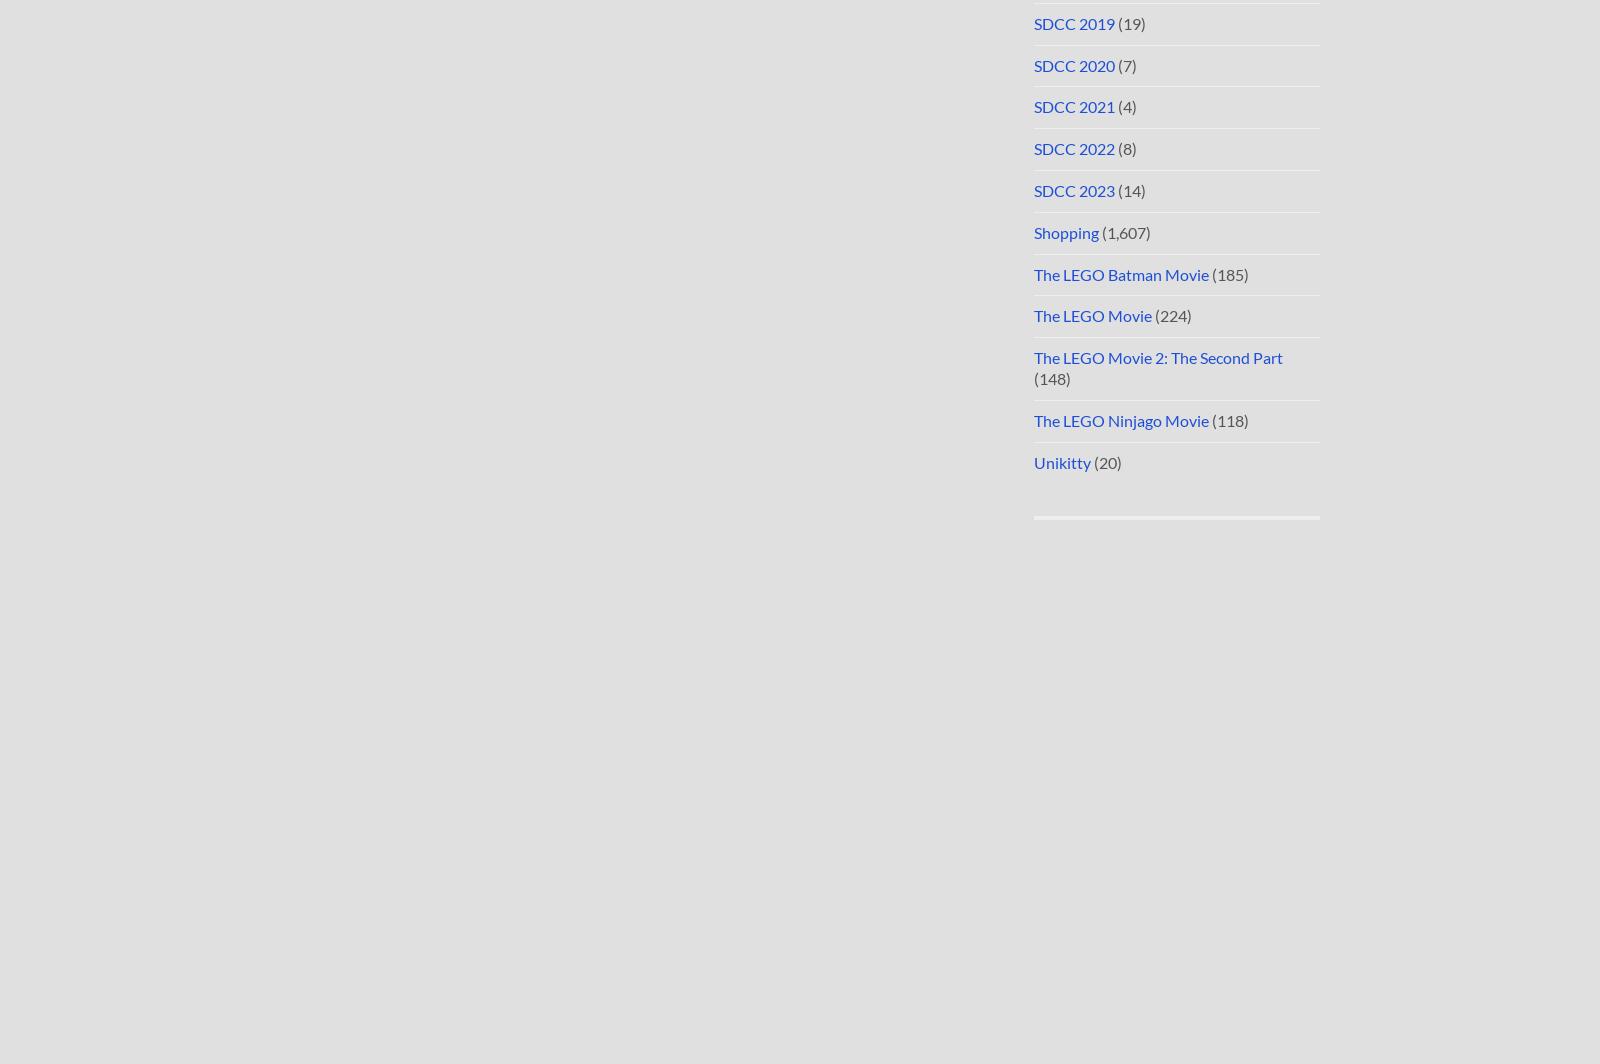 The height and width of the screenshot is (1064, 1600). Describe the element at coordinates (1074, 22) in the screenshot. I see `'SDCC 2019'` at that location.